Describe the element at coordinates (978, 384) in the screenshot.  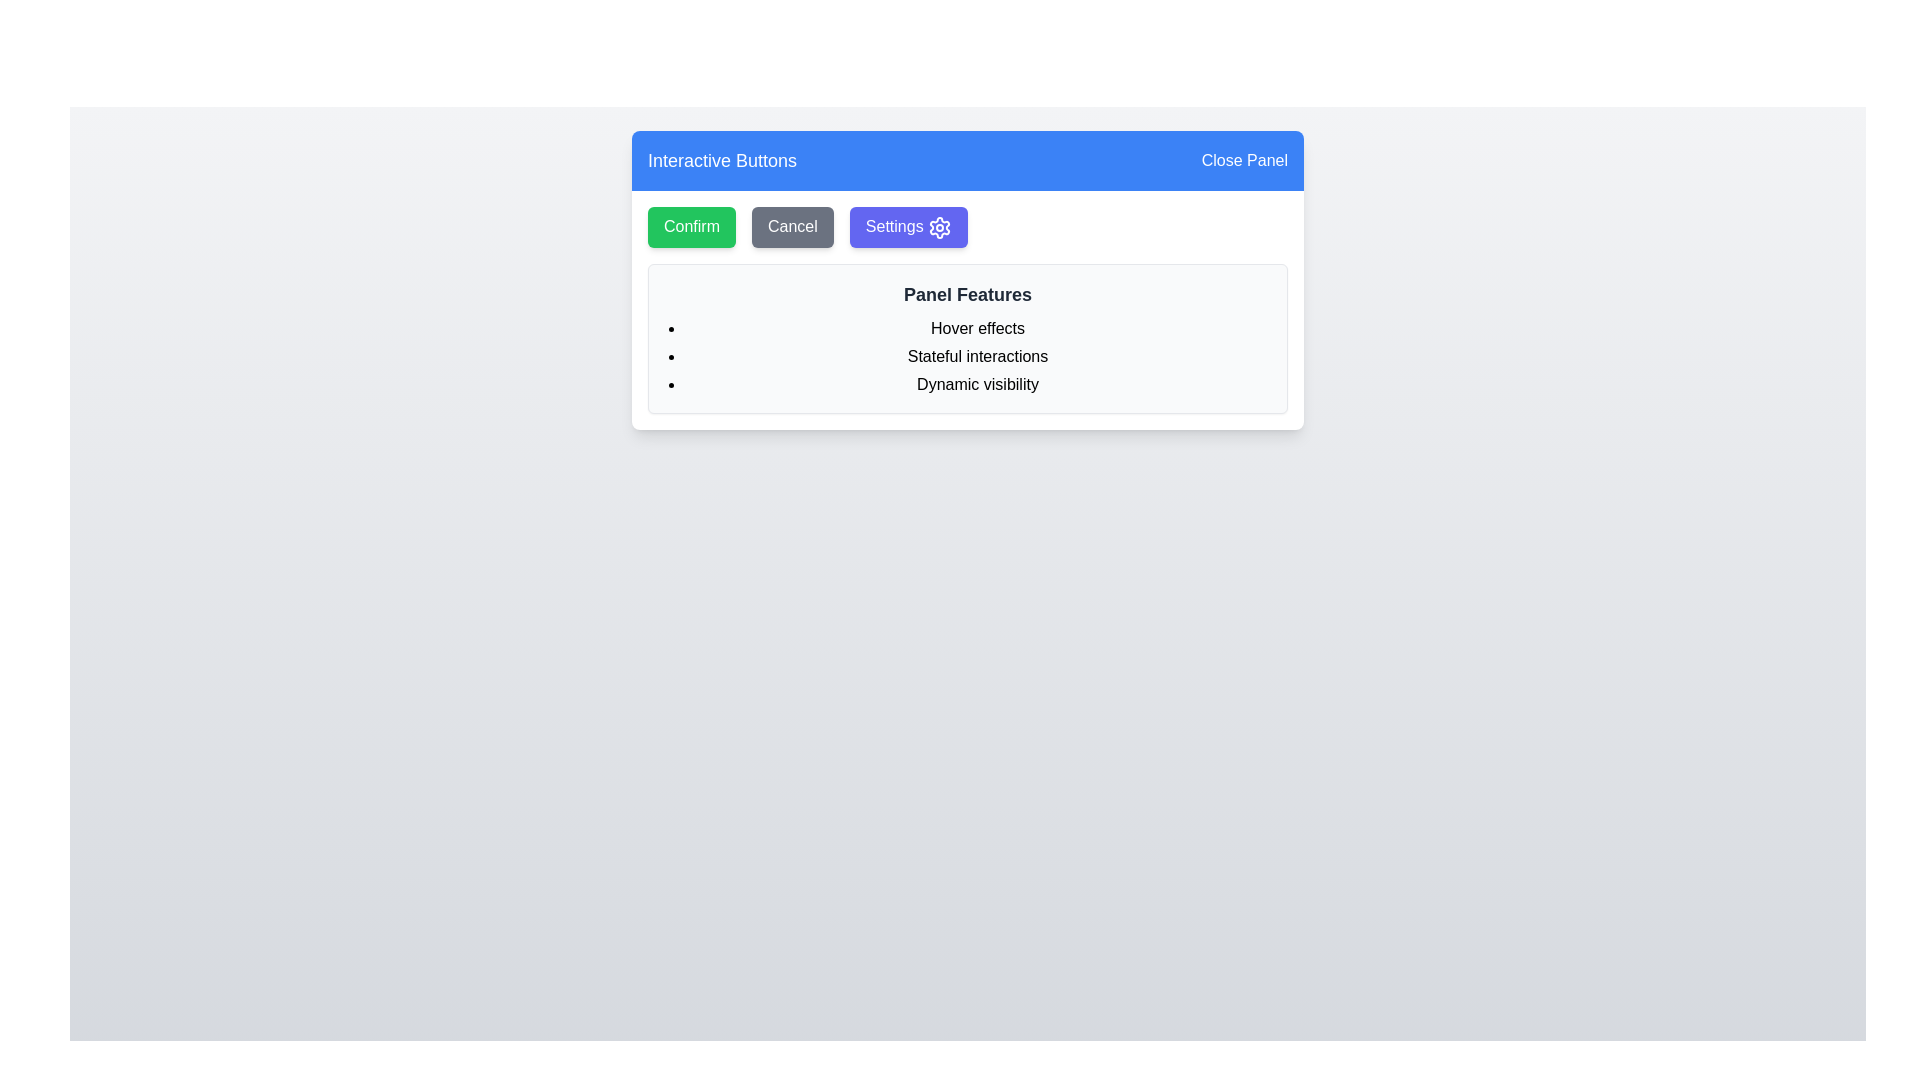
I see `the static text labeled 'Dynamic visibility', which is the third item in the bulleted list under 'Panel Features'` at that location.